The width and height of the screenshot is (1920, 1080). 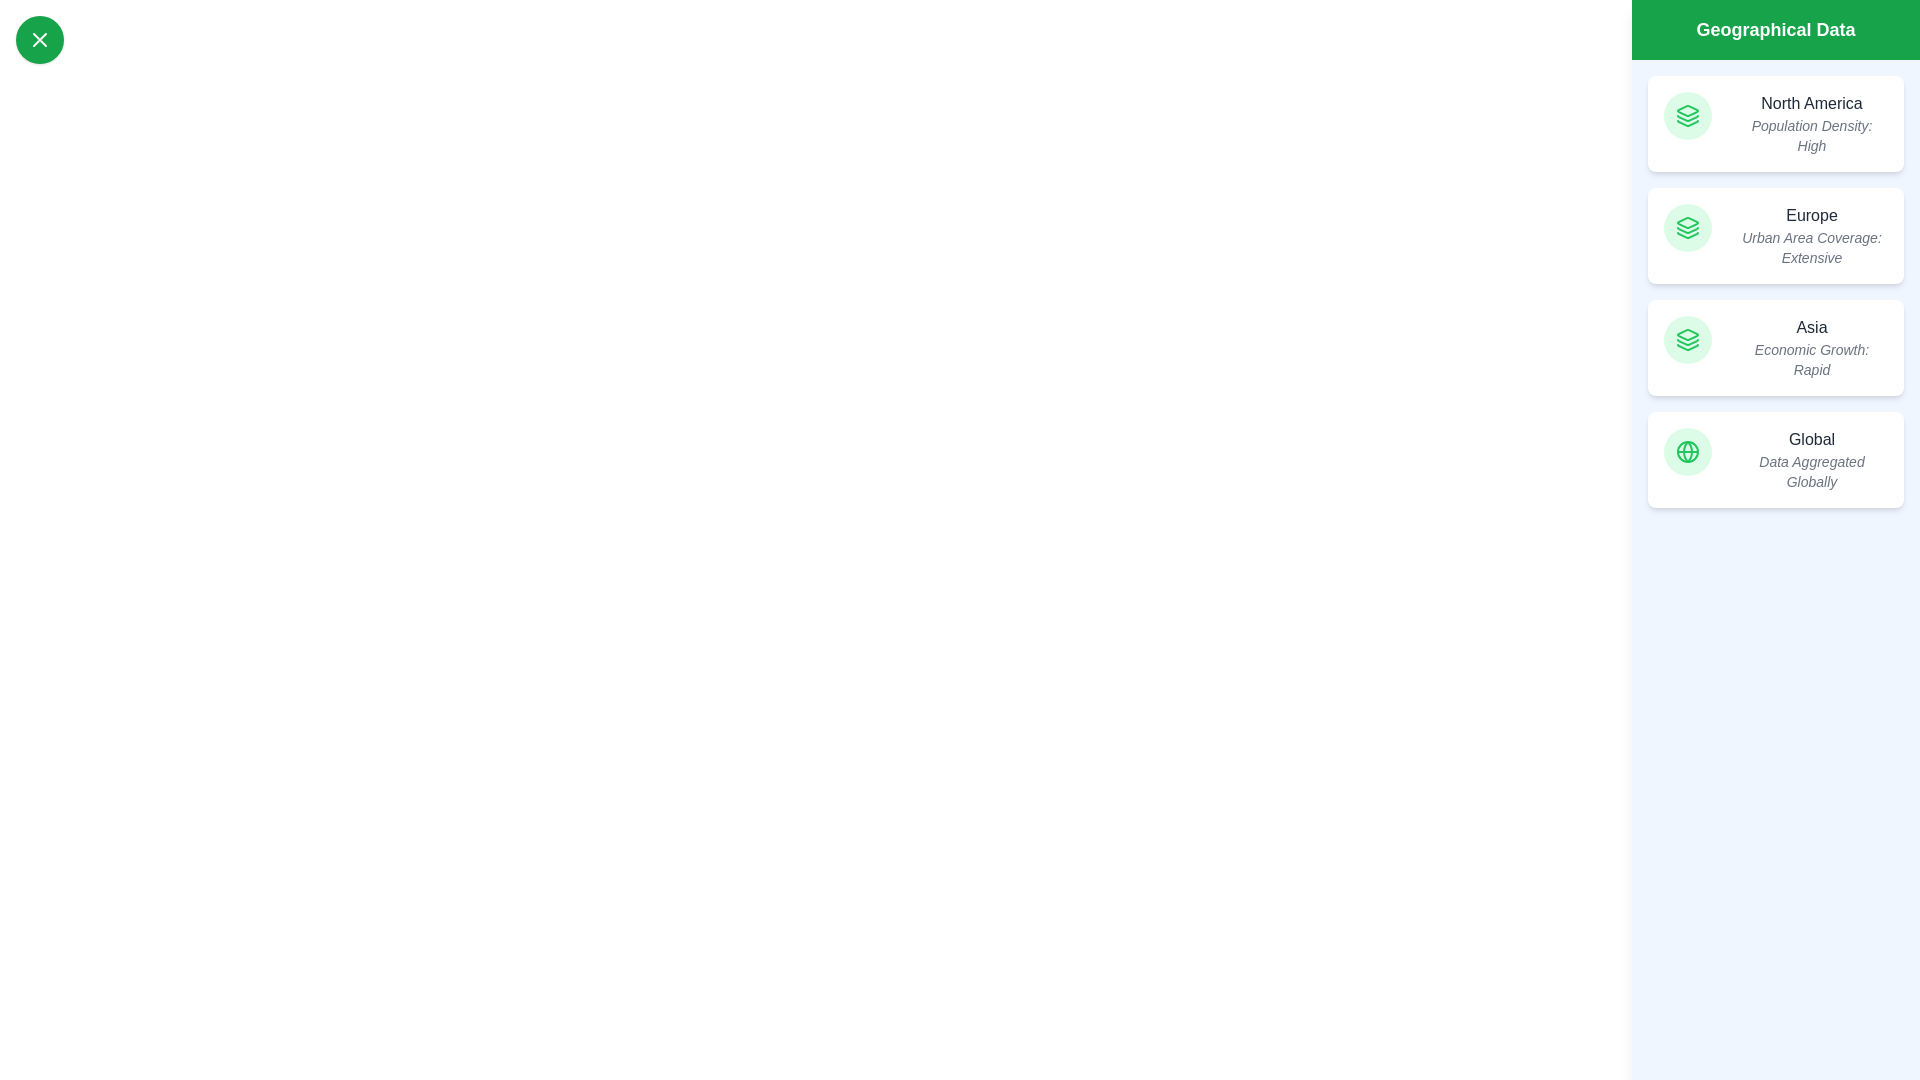 I want to click on the region Europe to view its details, so click(x=1776, y=234).